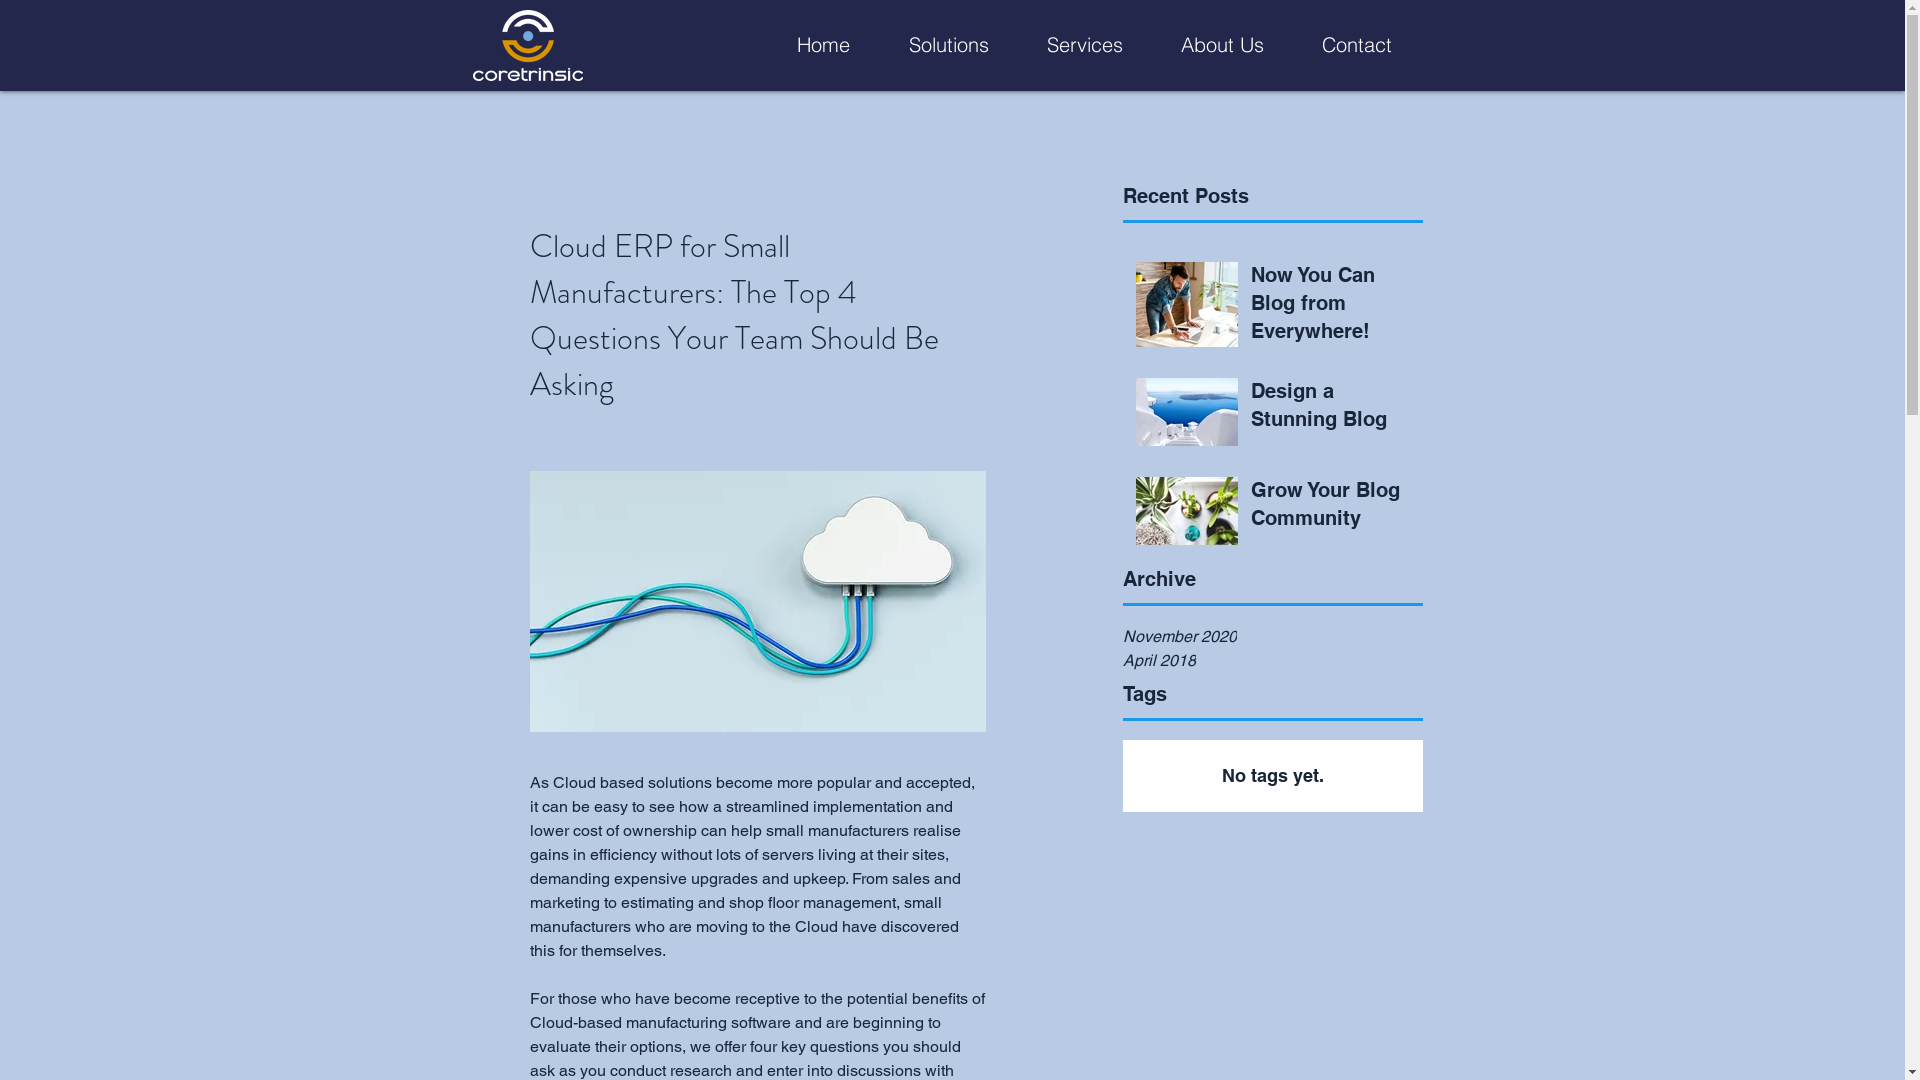  What do you see at coordinates (1069, 45) in the screenshot?
I see `'Services'` at bounding box center [1069, 45].